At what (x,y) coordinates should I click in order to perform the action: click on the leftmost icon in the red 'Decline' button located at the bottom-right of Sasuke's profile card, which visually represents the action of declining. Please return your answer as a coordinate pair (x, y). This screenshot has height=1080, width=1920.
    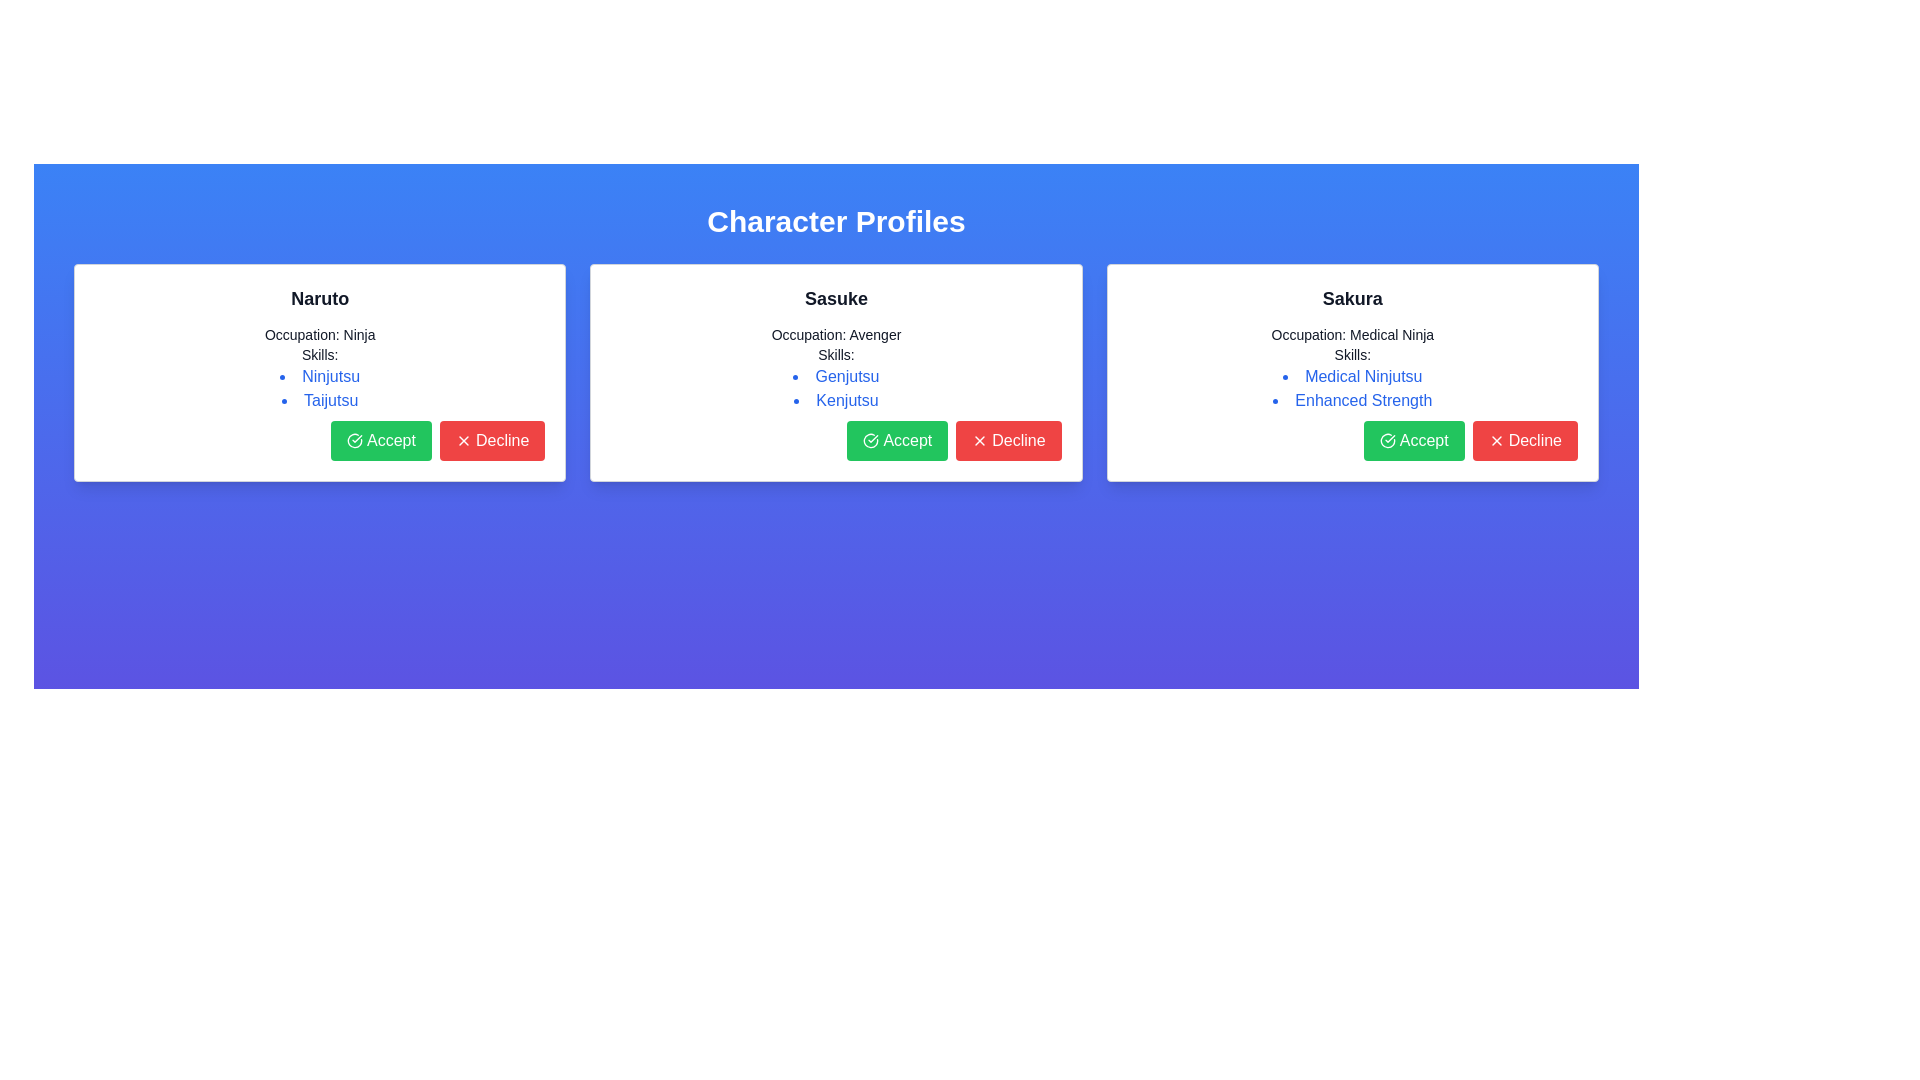
    Looking at the image, I should click on (980, 439).